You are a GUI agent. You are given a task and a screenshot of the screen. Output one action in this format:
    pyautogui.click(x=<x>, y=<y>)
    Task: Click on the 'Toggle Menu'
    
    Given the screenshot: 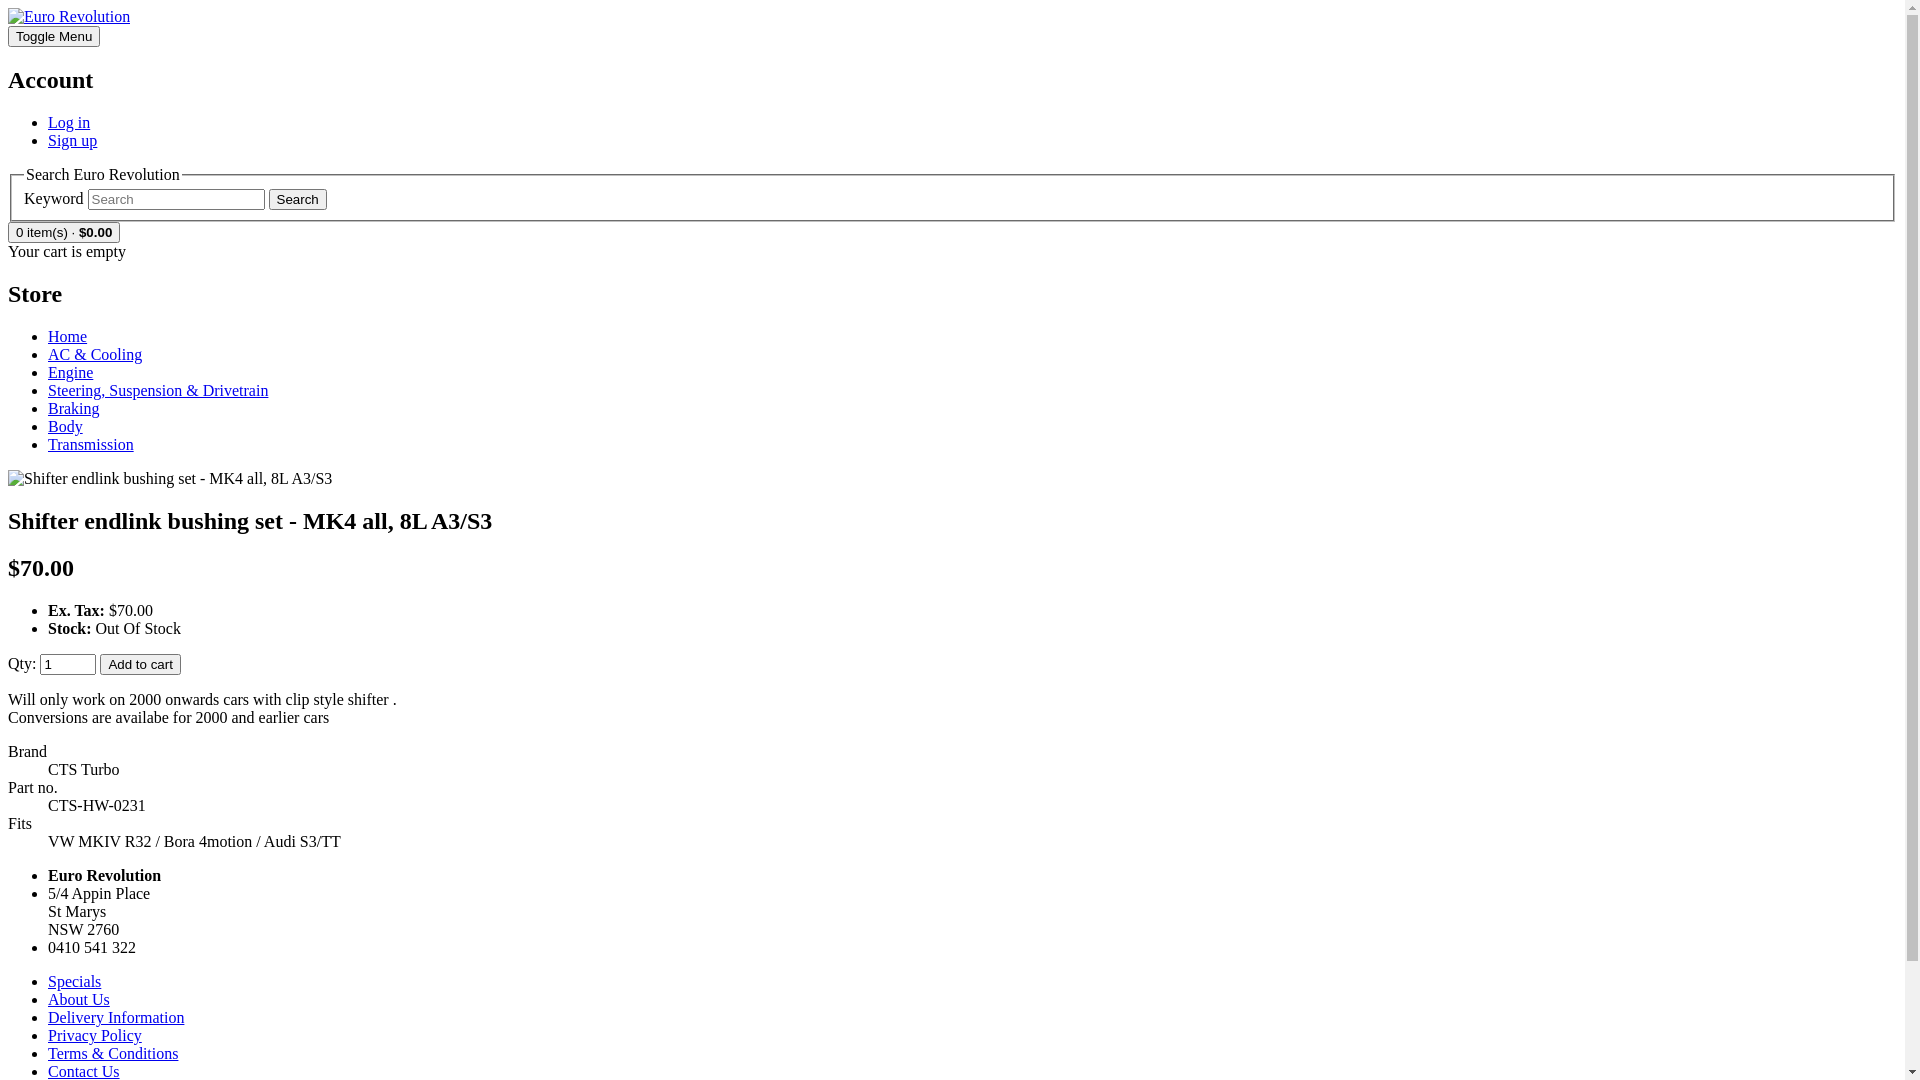 What is the action you would take?
    pyautogui.click(x=53, y=36)
    